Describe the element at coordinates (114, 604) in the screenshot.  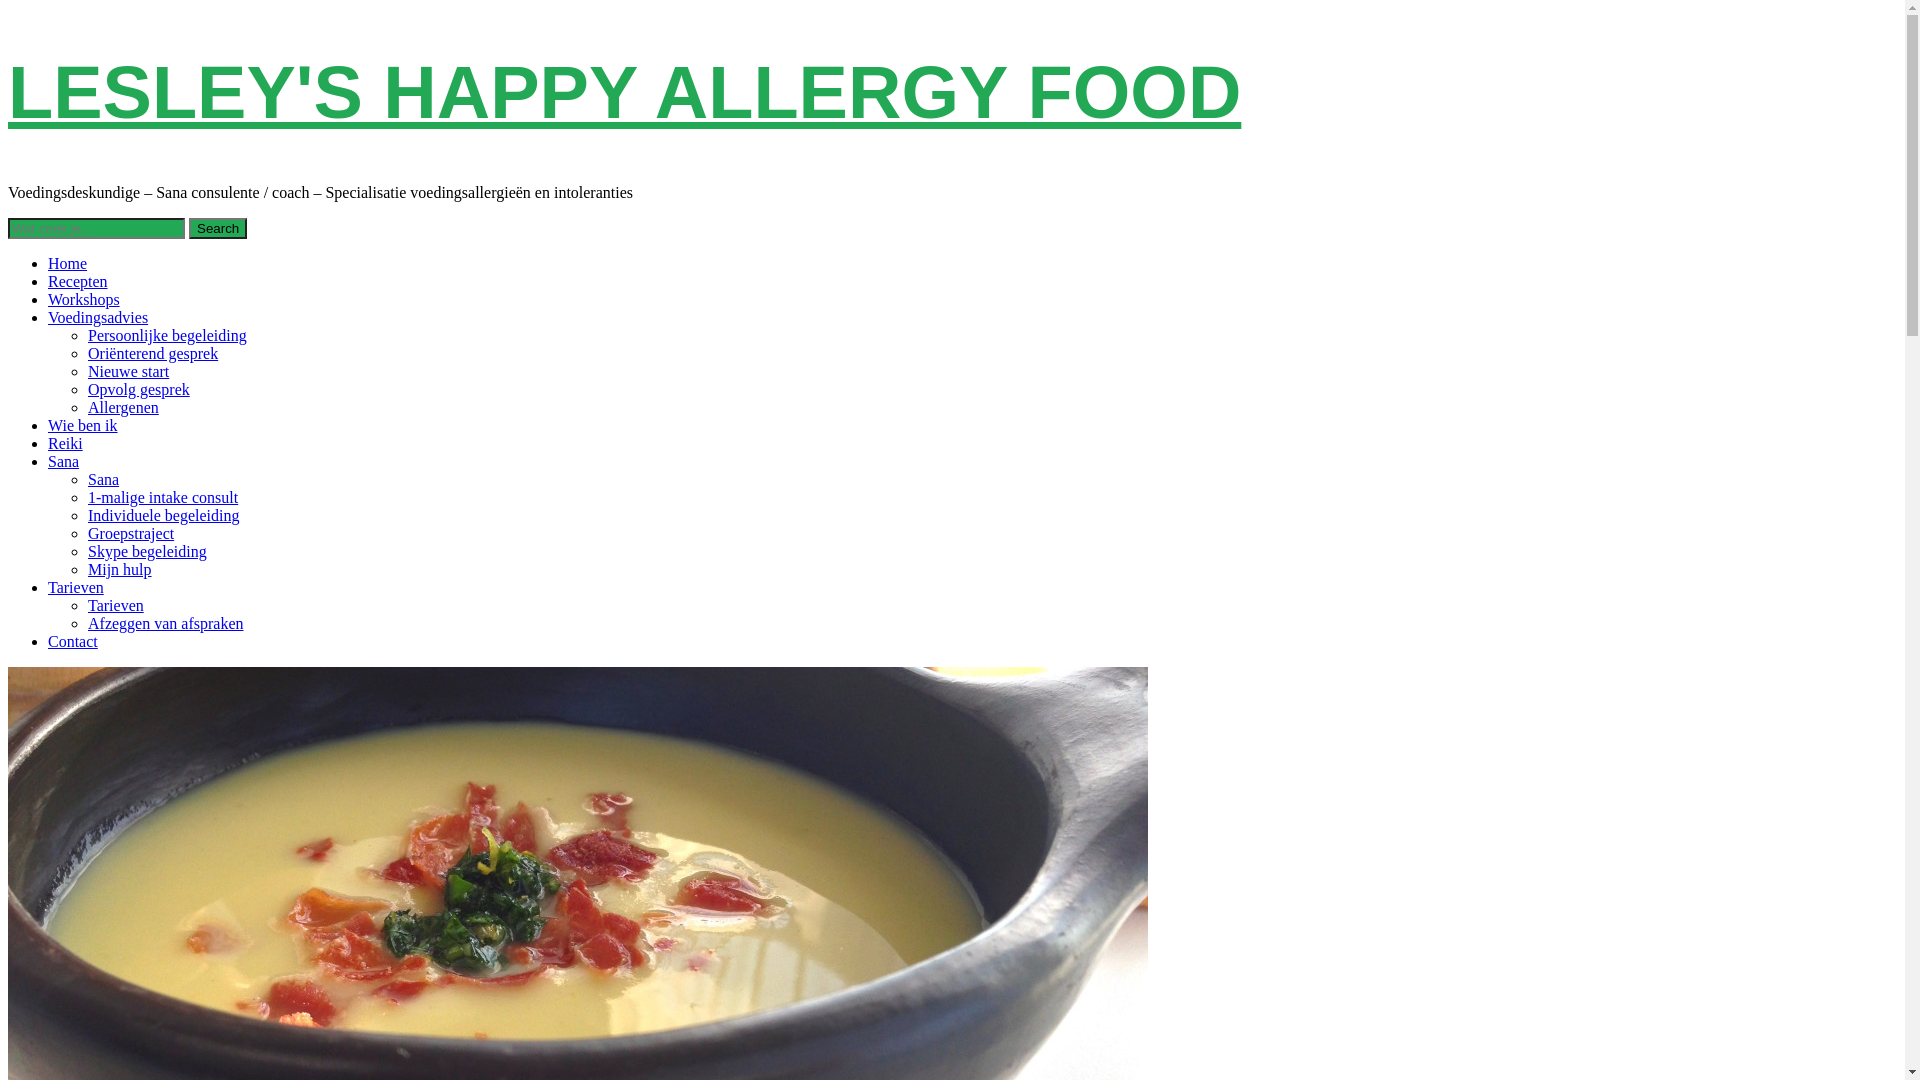
I see `'Tarieven'` at that location.